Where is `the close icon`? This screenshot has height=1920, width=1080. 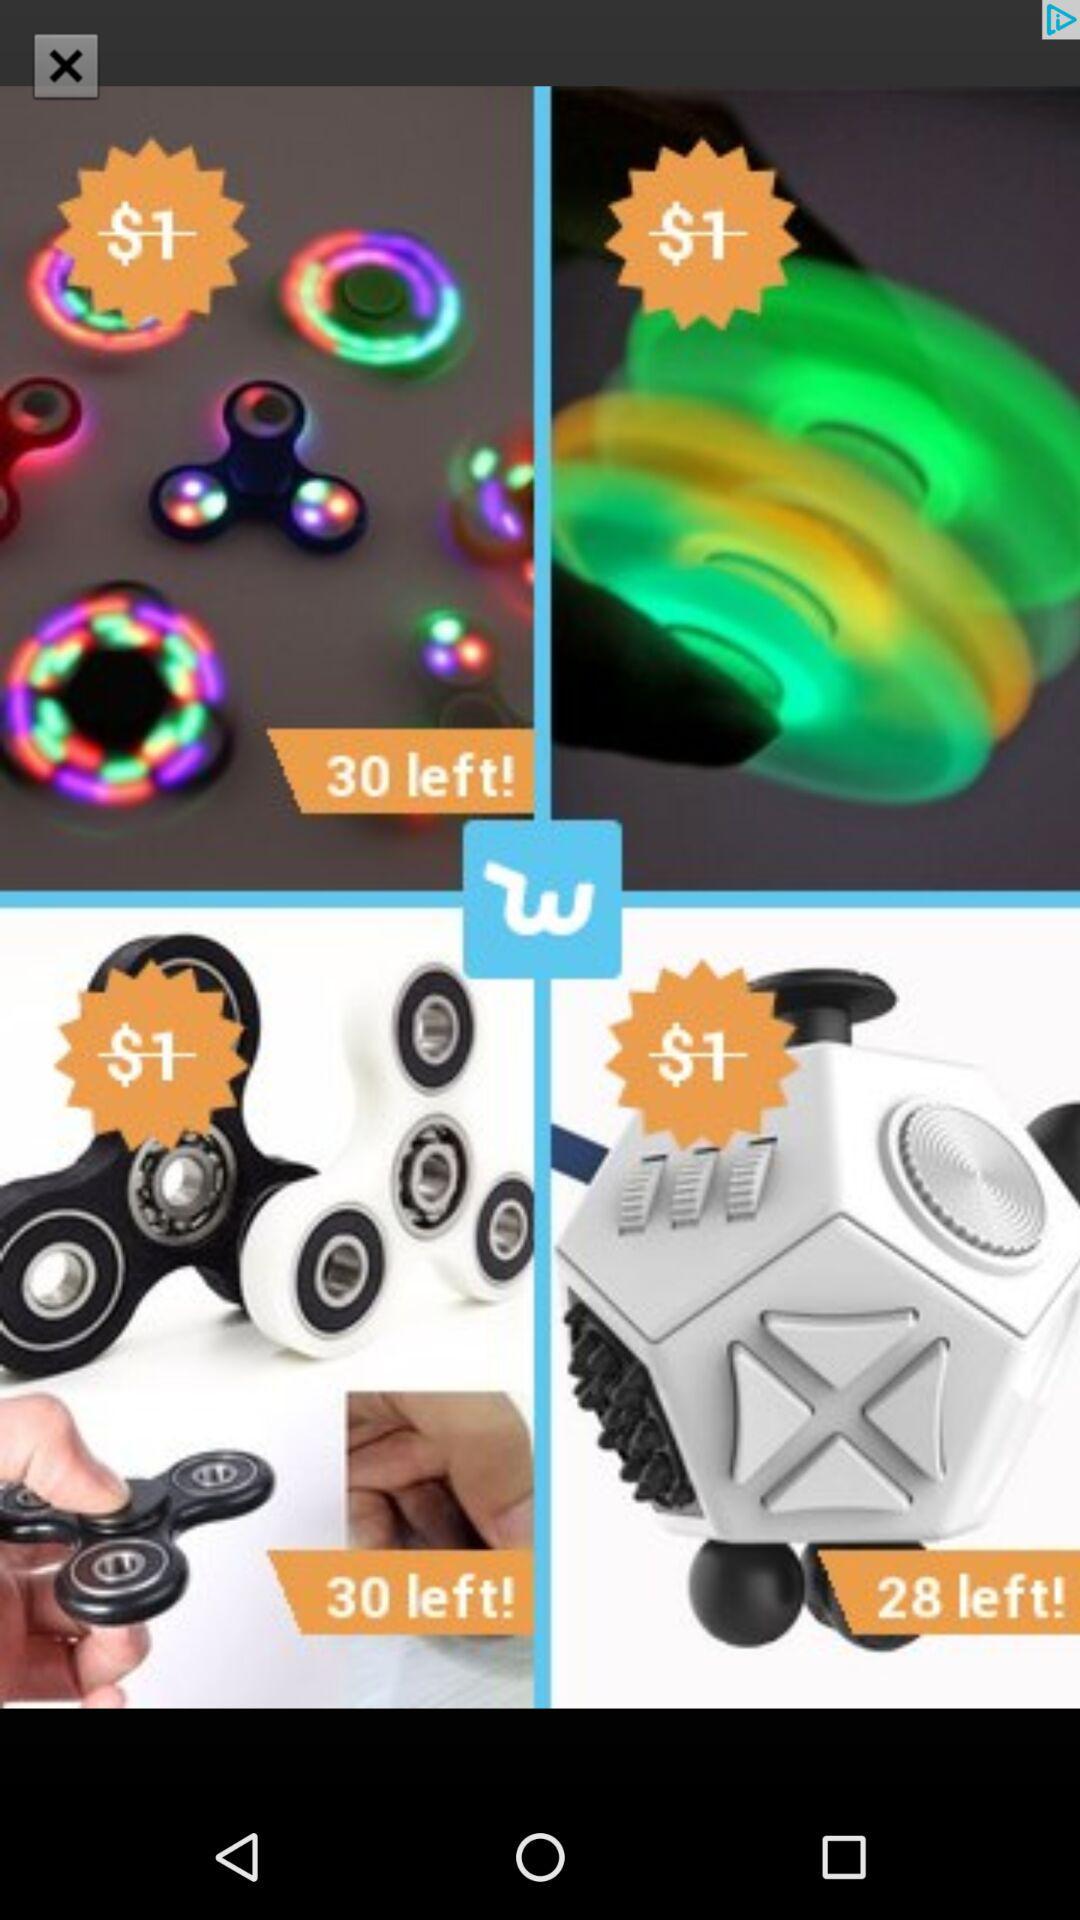
the close icon is located at coordinates (64, 70).